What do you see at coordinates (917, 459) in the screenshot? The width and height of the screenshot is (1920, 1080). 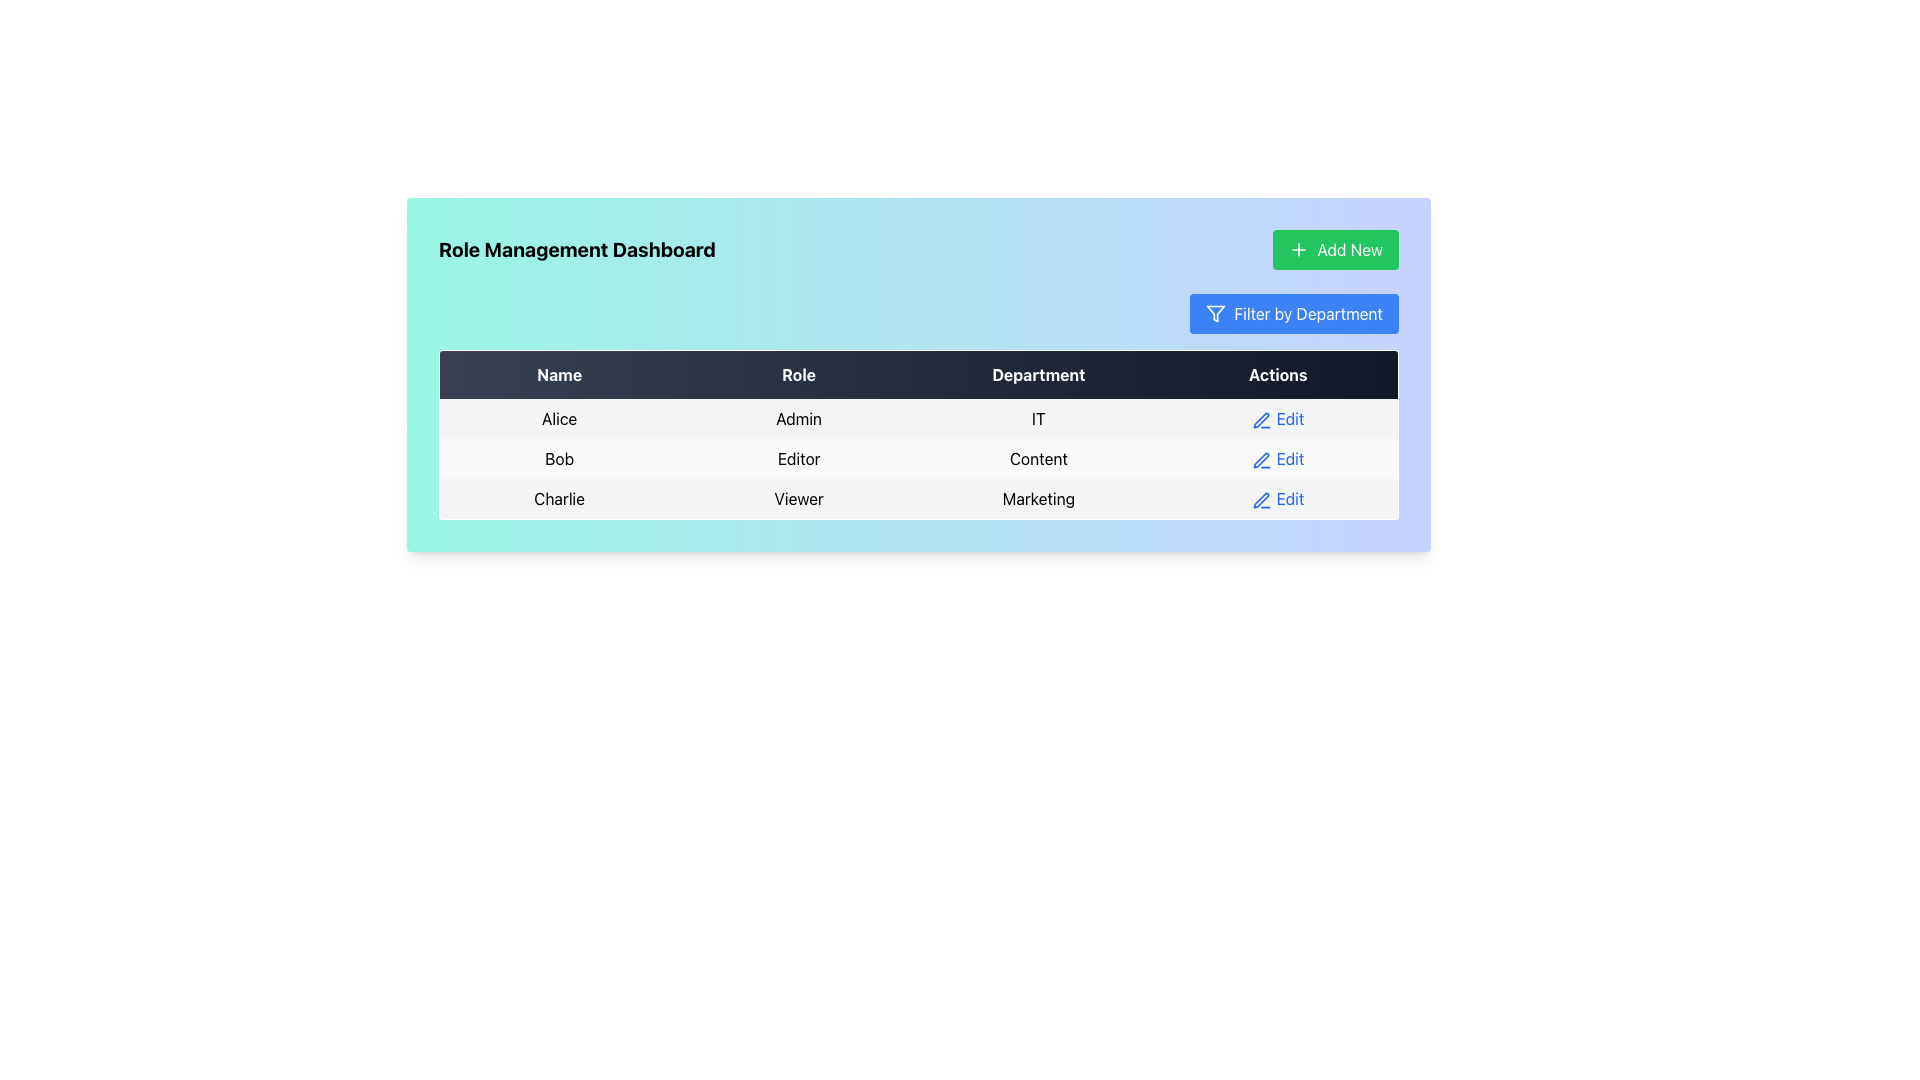 I see `the second table row displaying information about 'Bob'` at bounding box center [917, 459].